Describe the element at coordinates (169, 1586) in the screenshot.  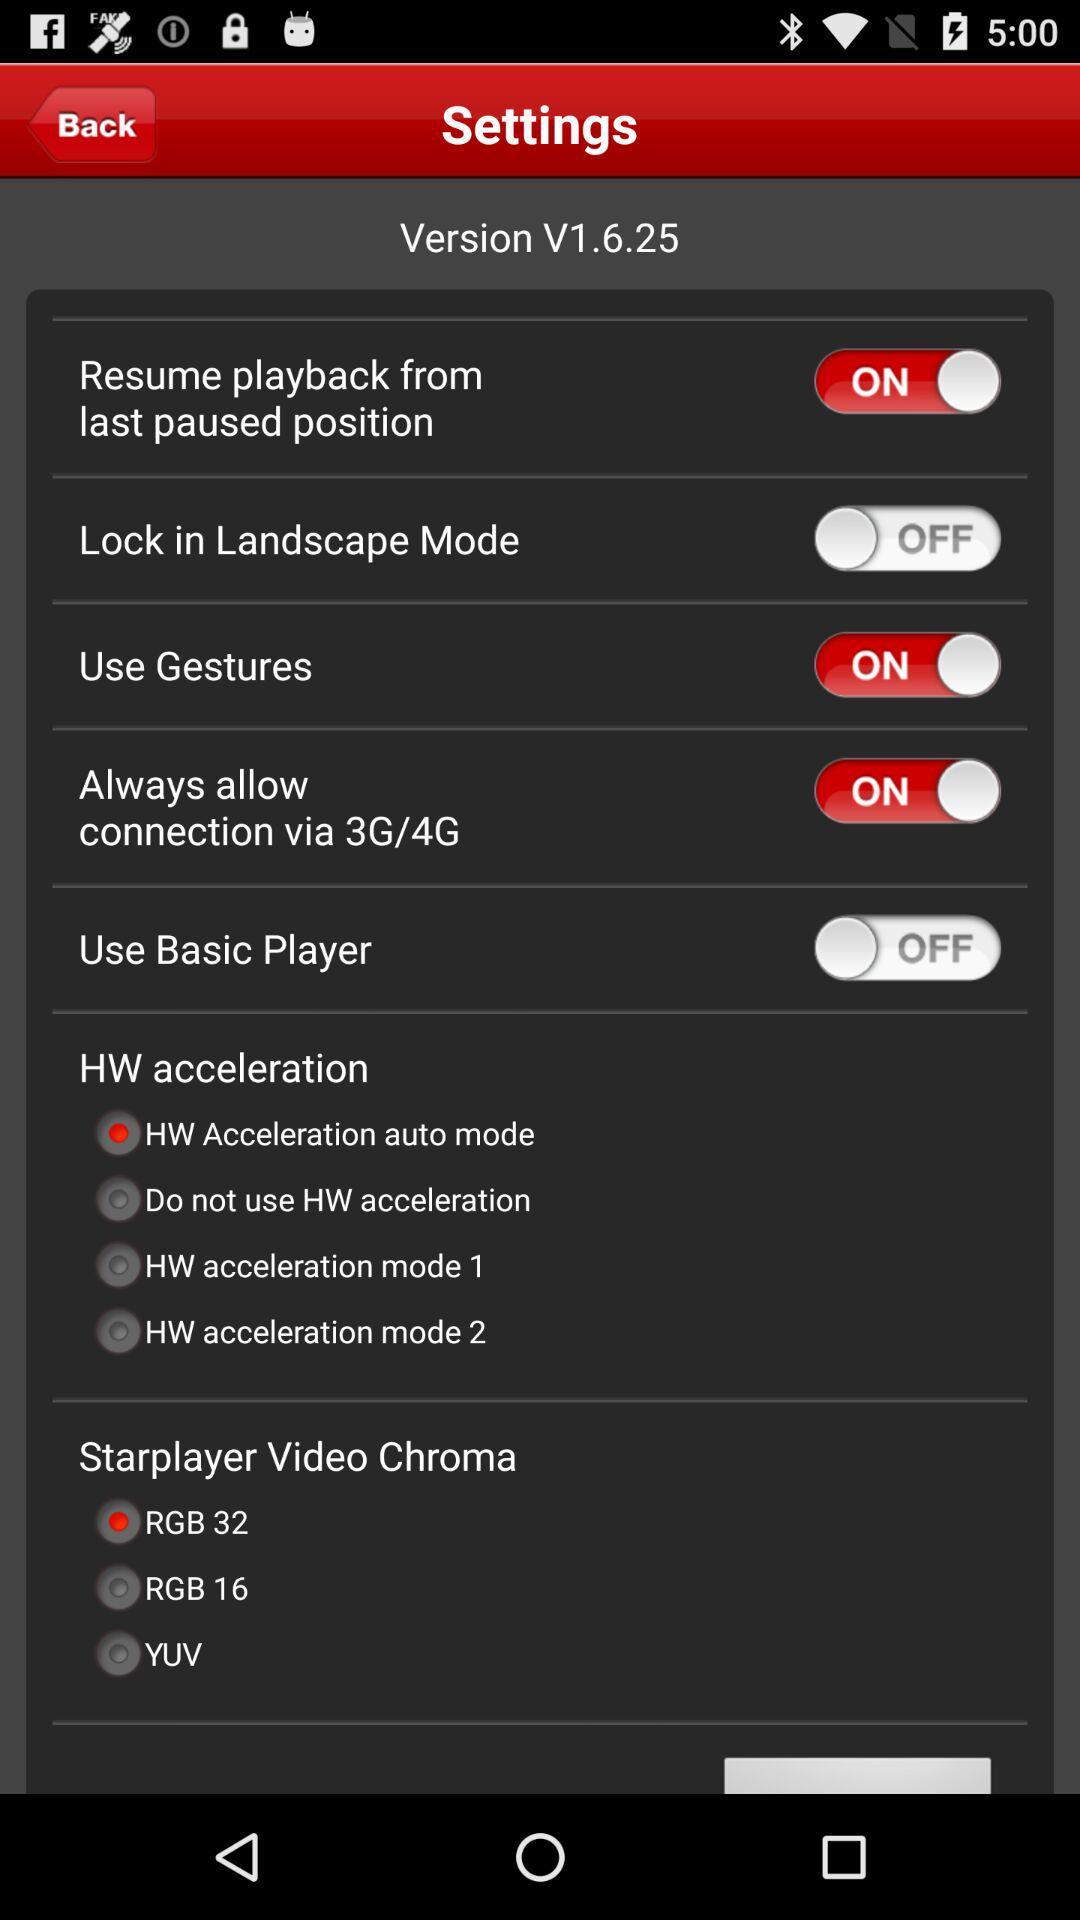
I see `the item below rgb 32 item` at that location.